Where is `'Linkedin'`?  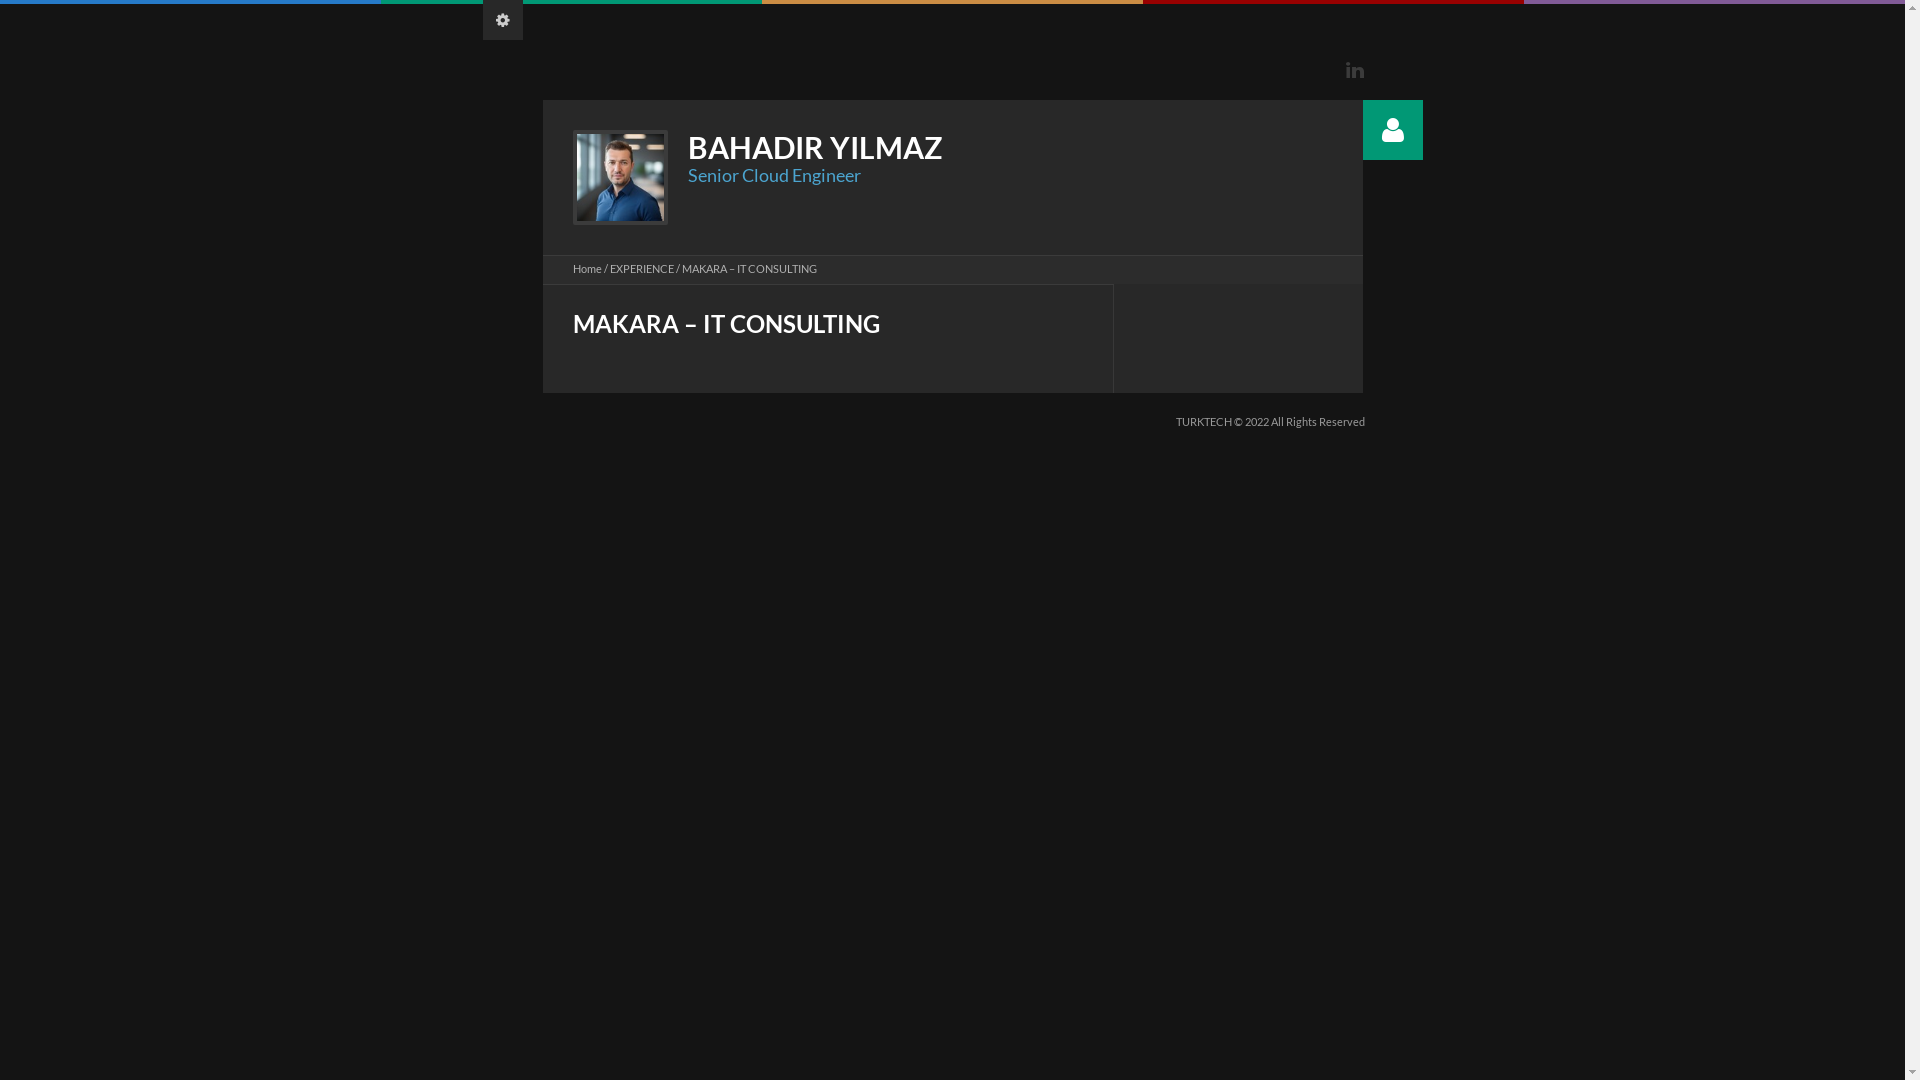
'Linkedin' is located at coordinates (1354, 68).